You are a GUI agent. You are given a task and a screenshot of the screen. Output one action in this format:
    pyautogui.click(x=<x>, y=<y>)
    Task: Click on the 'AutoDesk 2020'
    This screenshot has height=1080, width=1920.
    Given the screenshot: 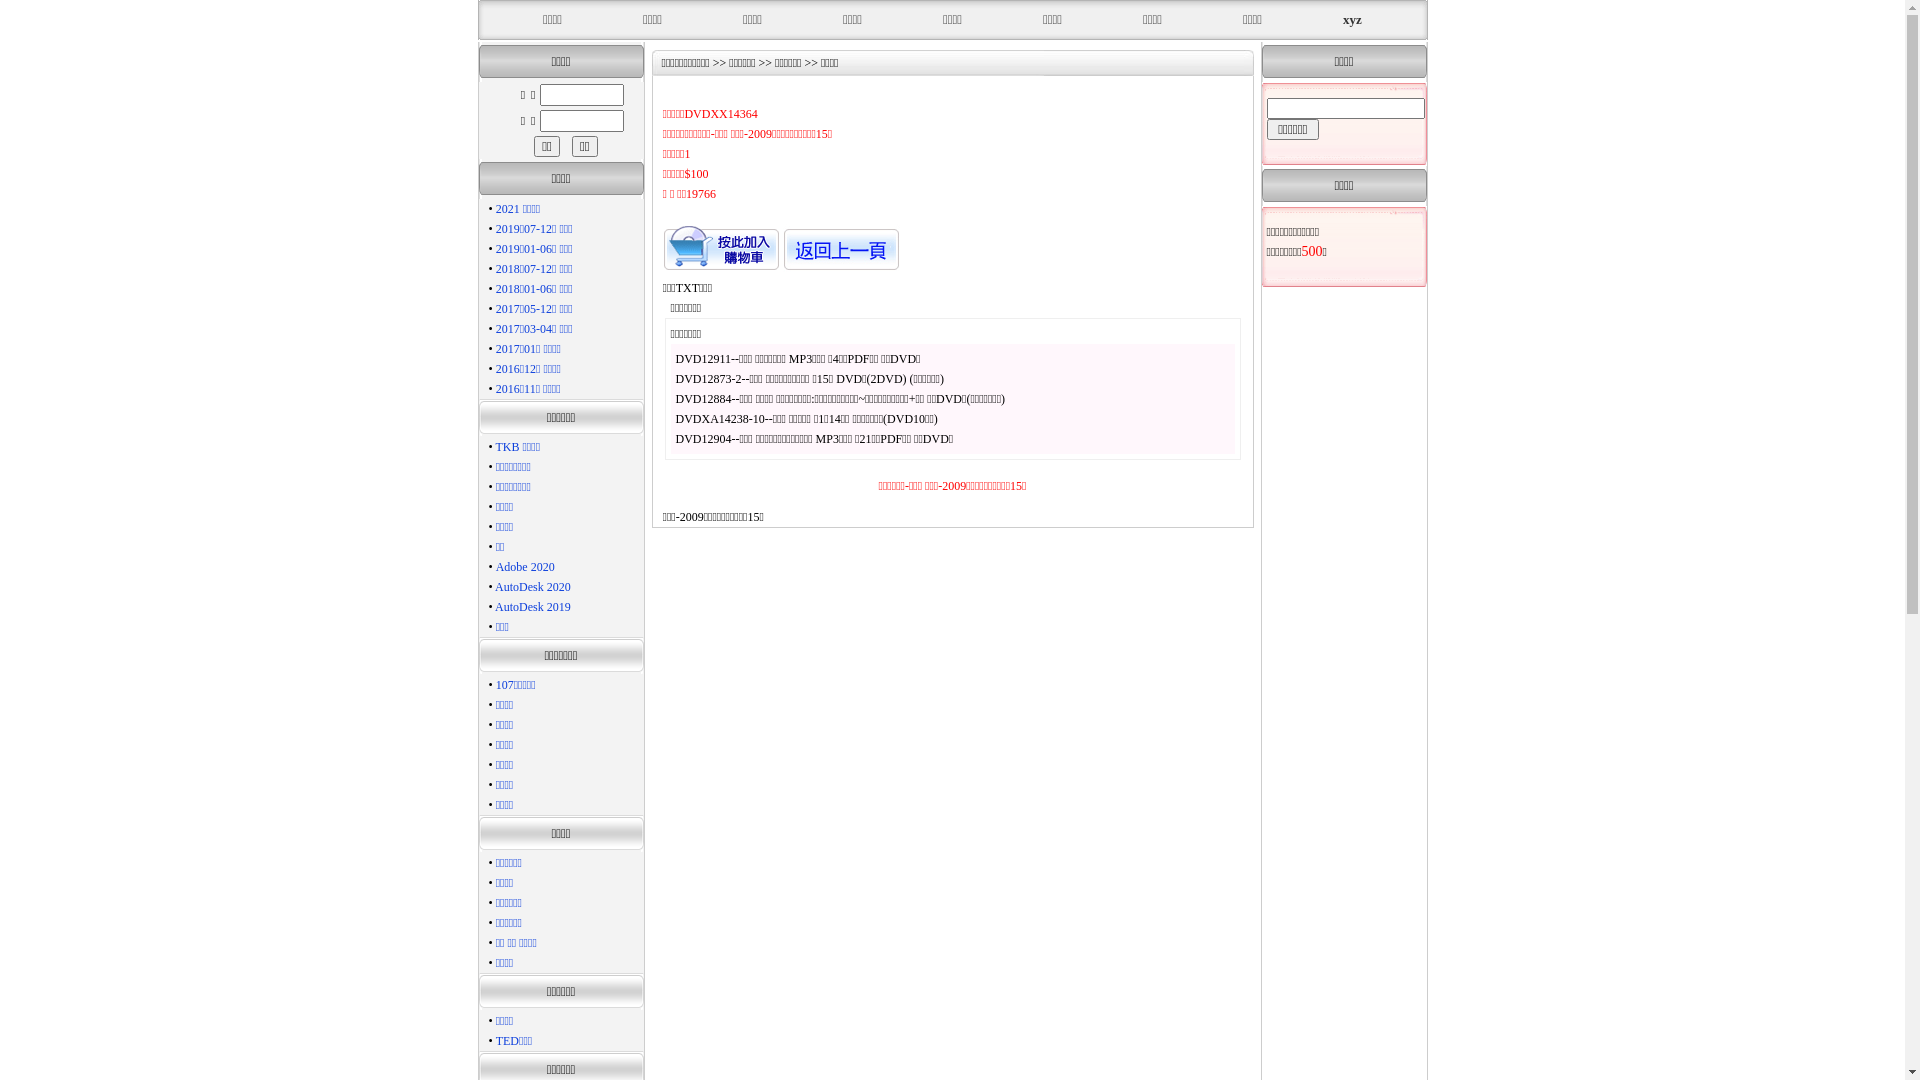 What is the action you would take?
    pyautogui.click(x=532, y=585)
    